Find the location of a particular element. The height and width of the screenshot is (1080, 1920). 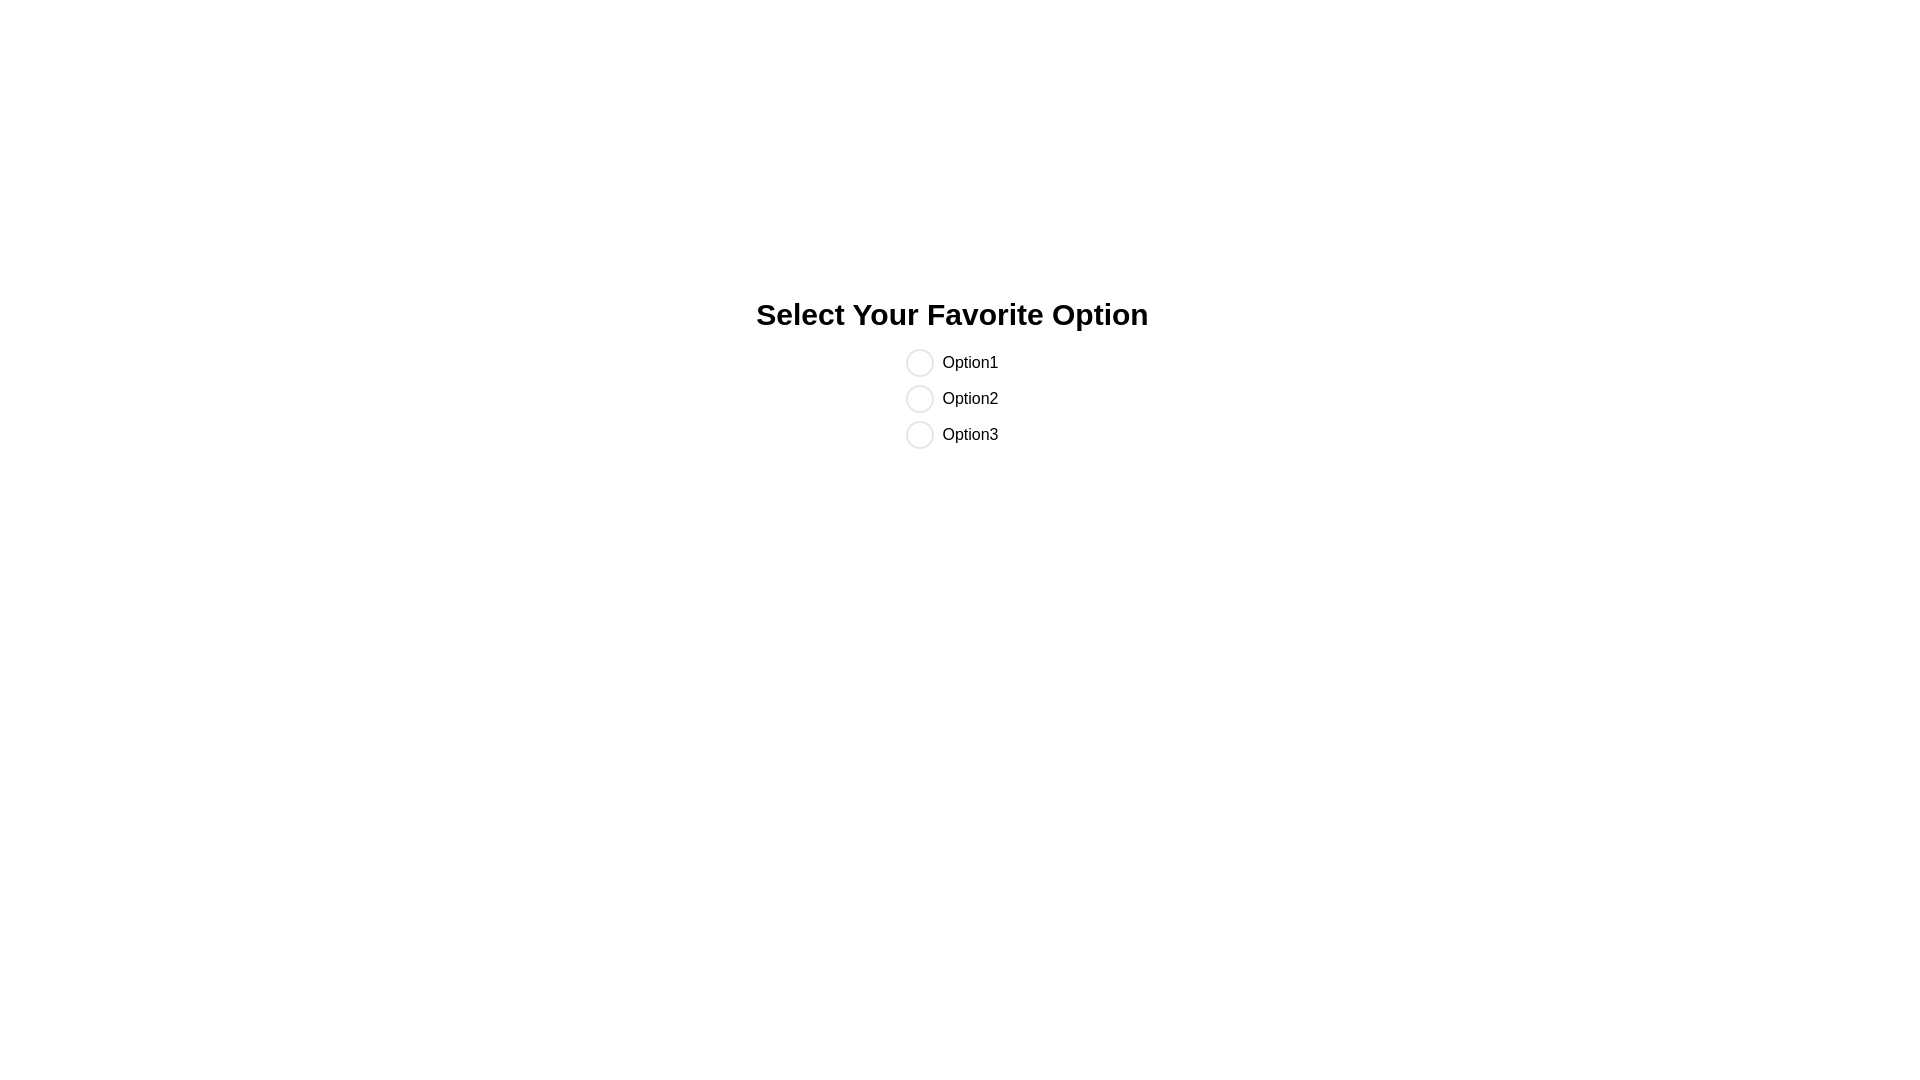

the radio button labeled 'Option2' is located at coordinates (951, 398).